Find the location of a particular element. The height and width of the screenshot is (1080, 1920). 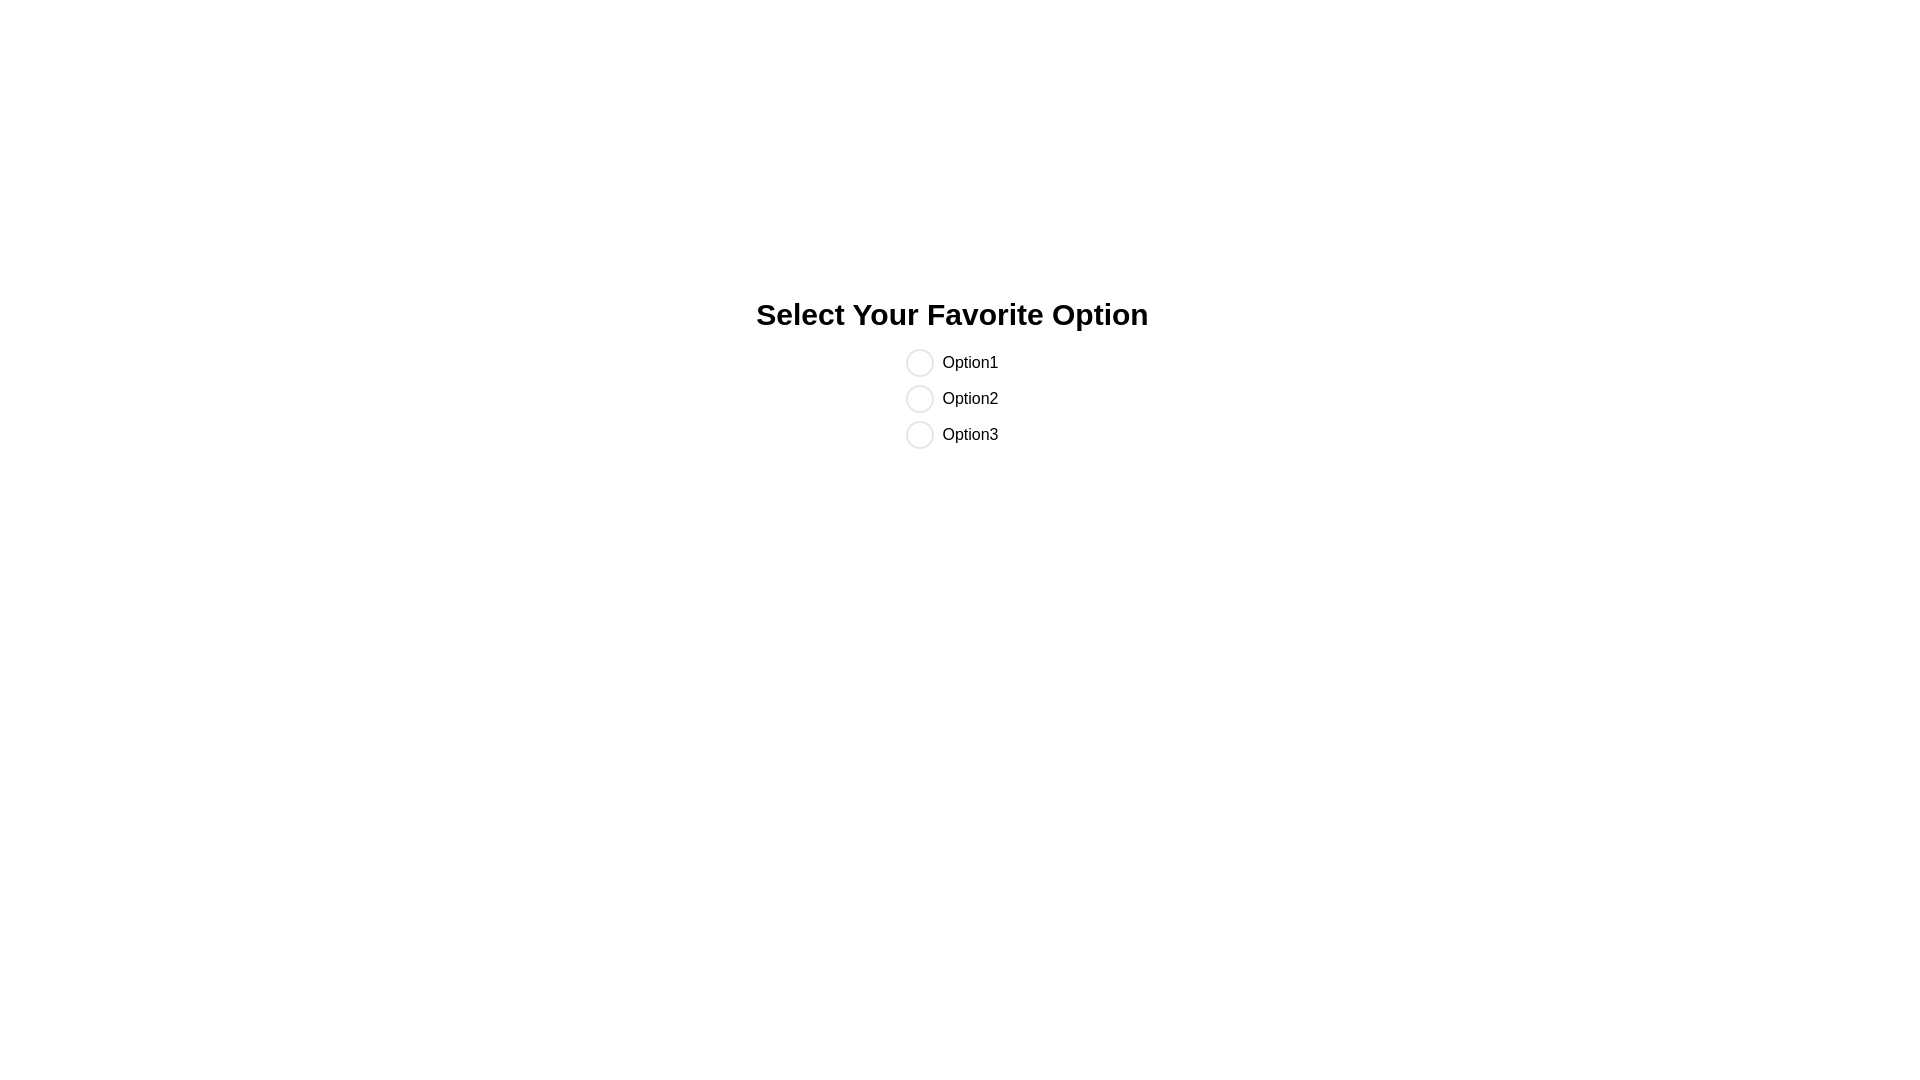

the radio button labeled 'Option2' is located at coordinates (951, 398).